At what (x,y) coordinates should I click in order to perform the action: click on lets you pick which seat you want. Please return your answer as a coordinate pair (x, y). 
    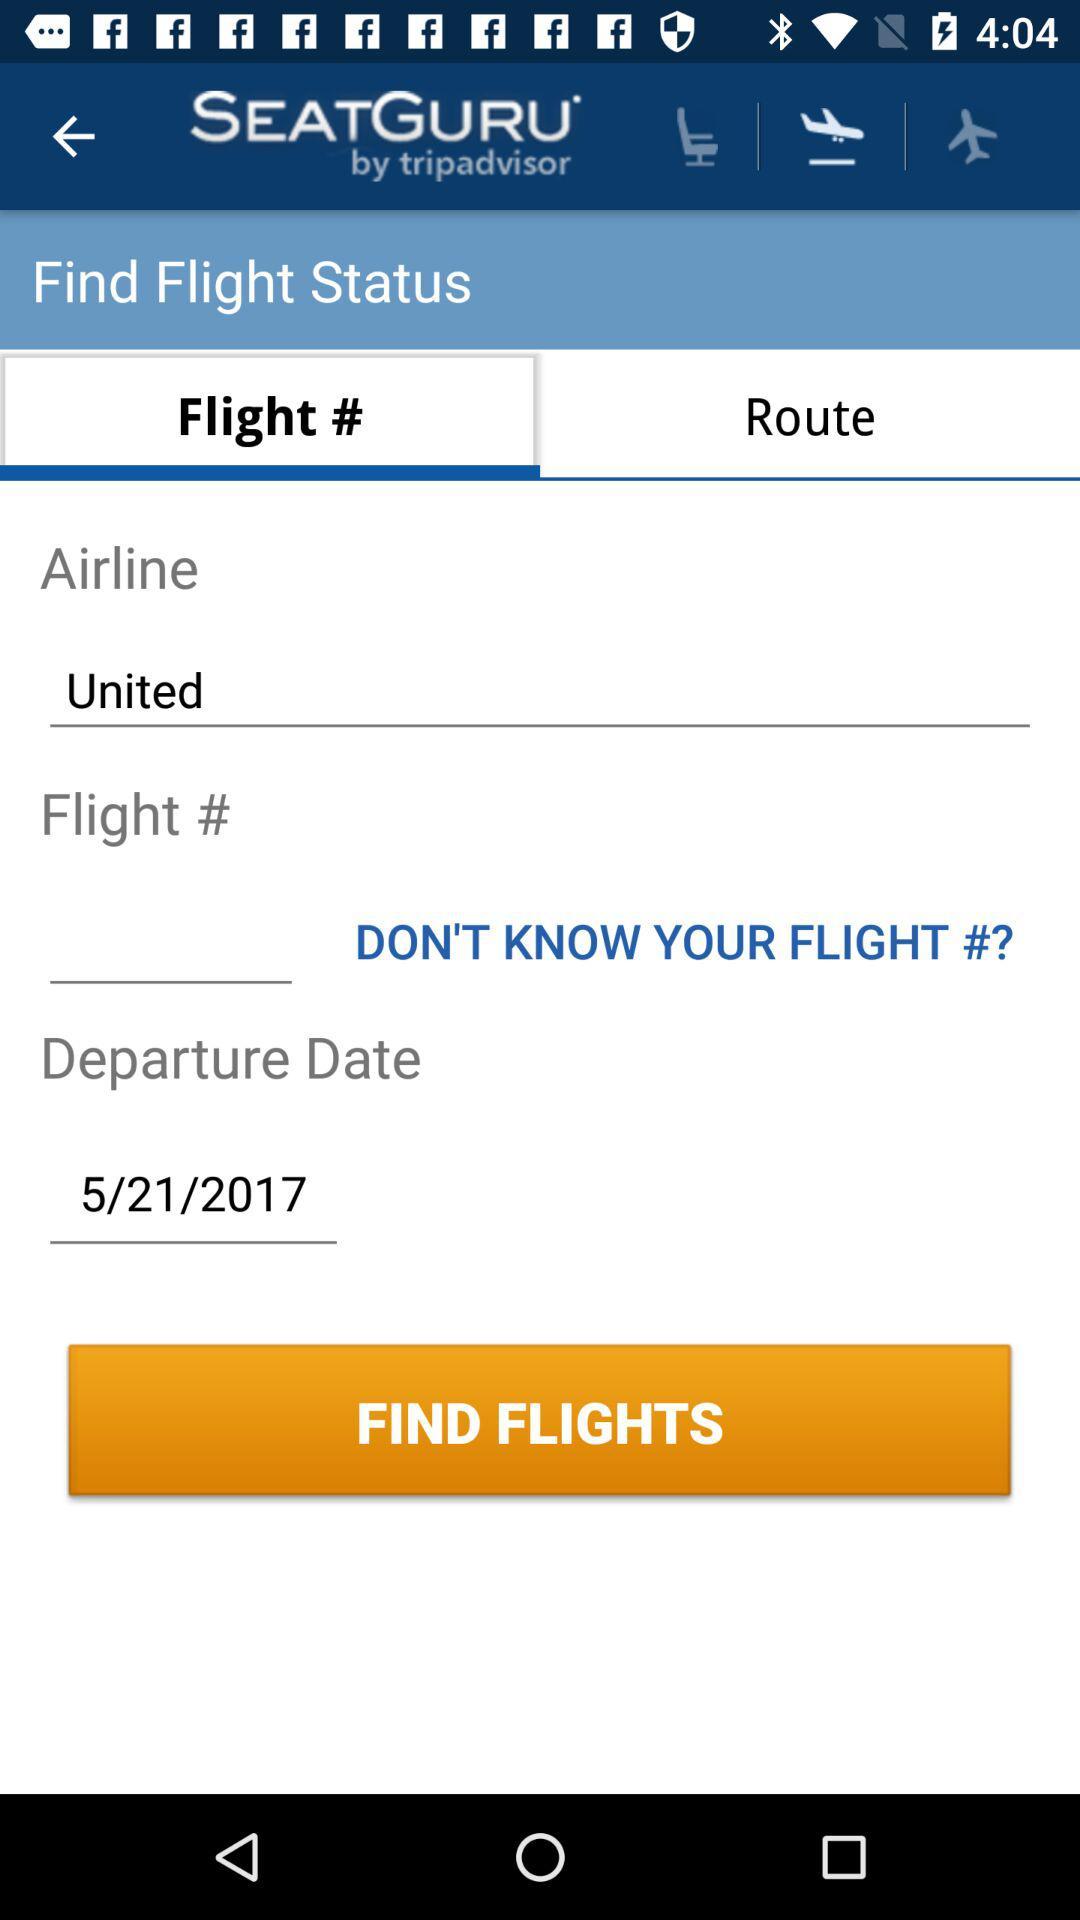
    Looking at the image, I should click on (696, 135).